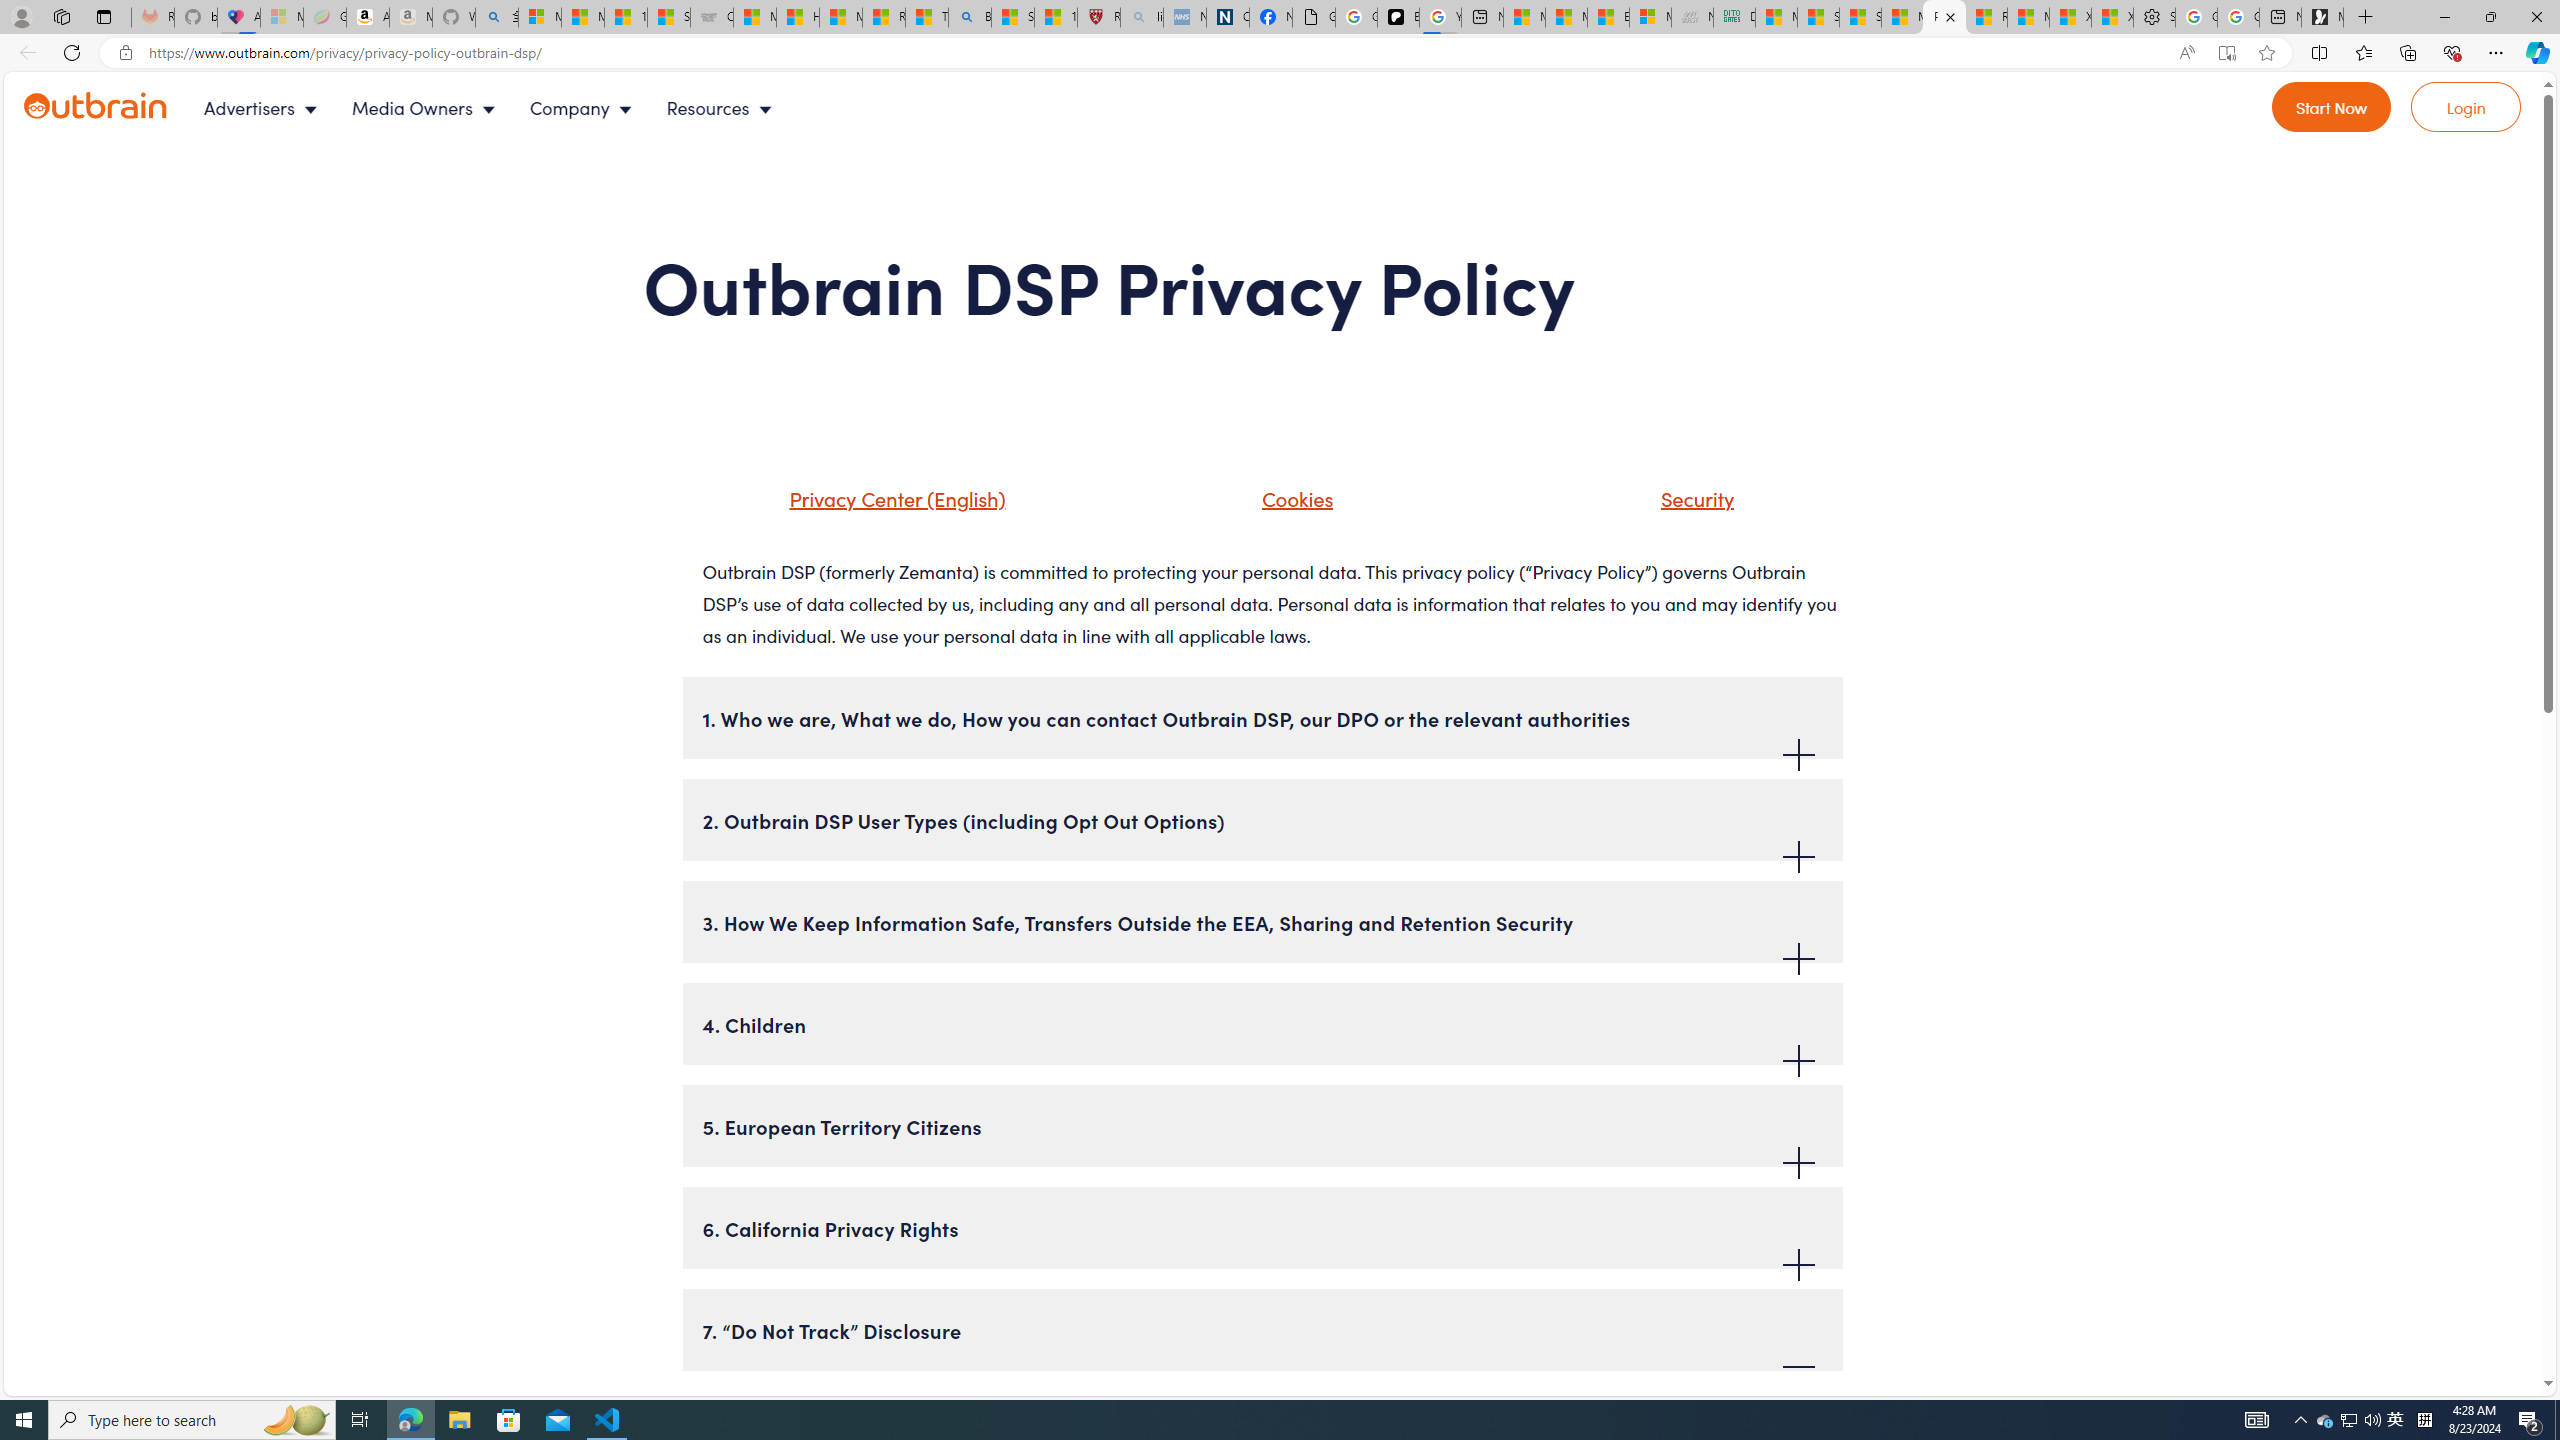  I want to click on 'Bing', so click(970, 16).